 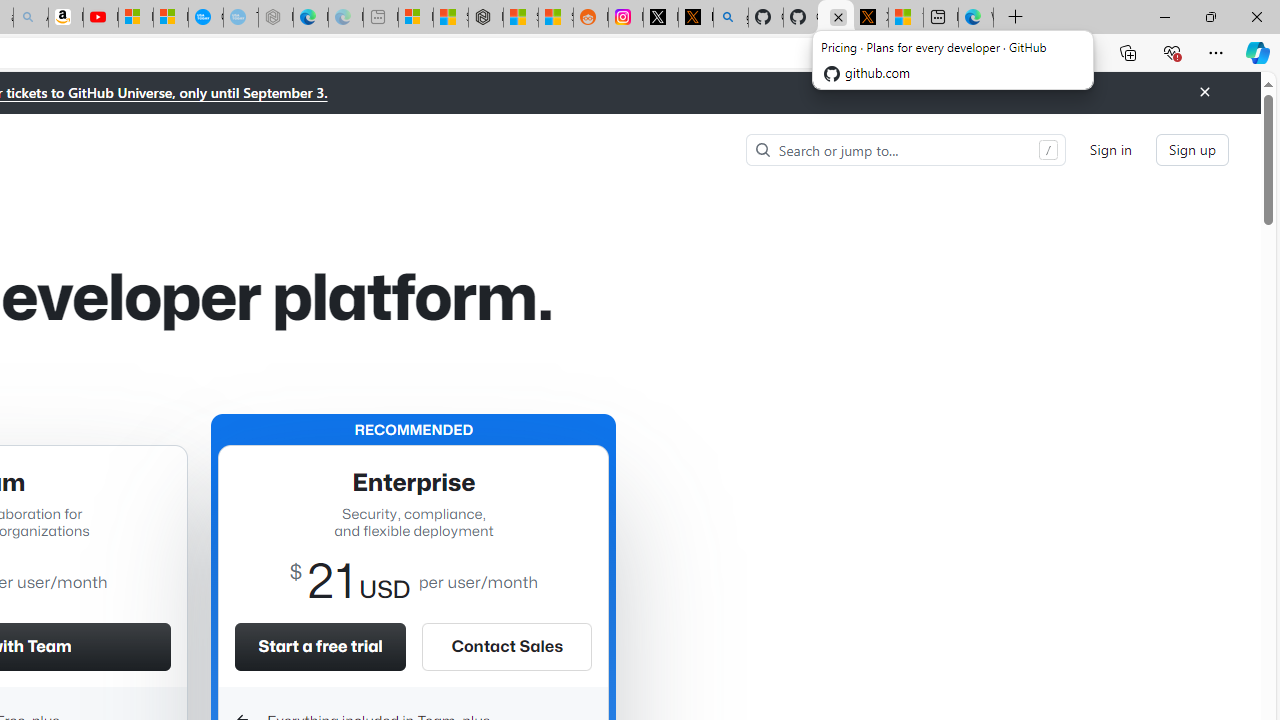 I want to click on 'Opinion: Op-Ed and Commentary - USA TODAY', so click(x=206, y=17).